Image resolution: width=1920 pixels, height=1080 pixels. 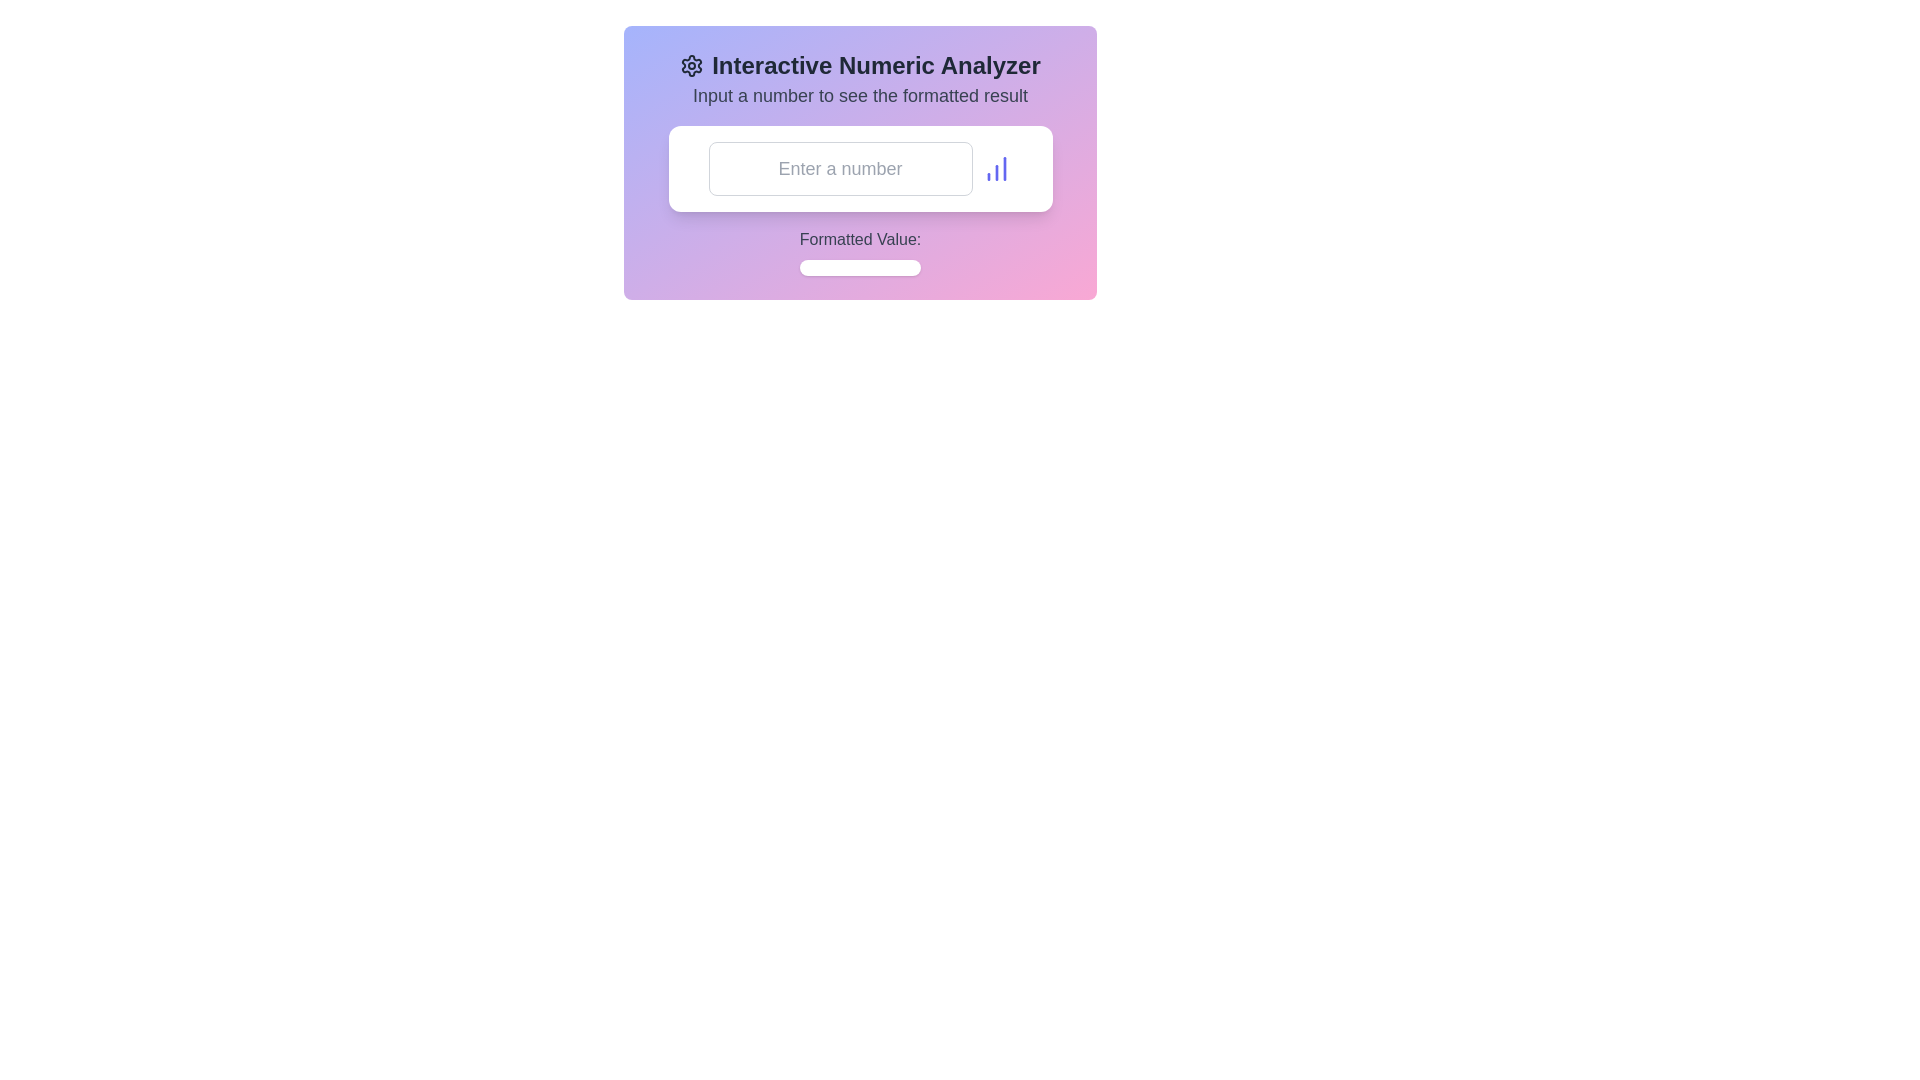 I want to click on the settings icon located in the upper-left corner of the 'Interactive Numeric Analyzer' card, so click(x=692, y=64).